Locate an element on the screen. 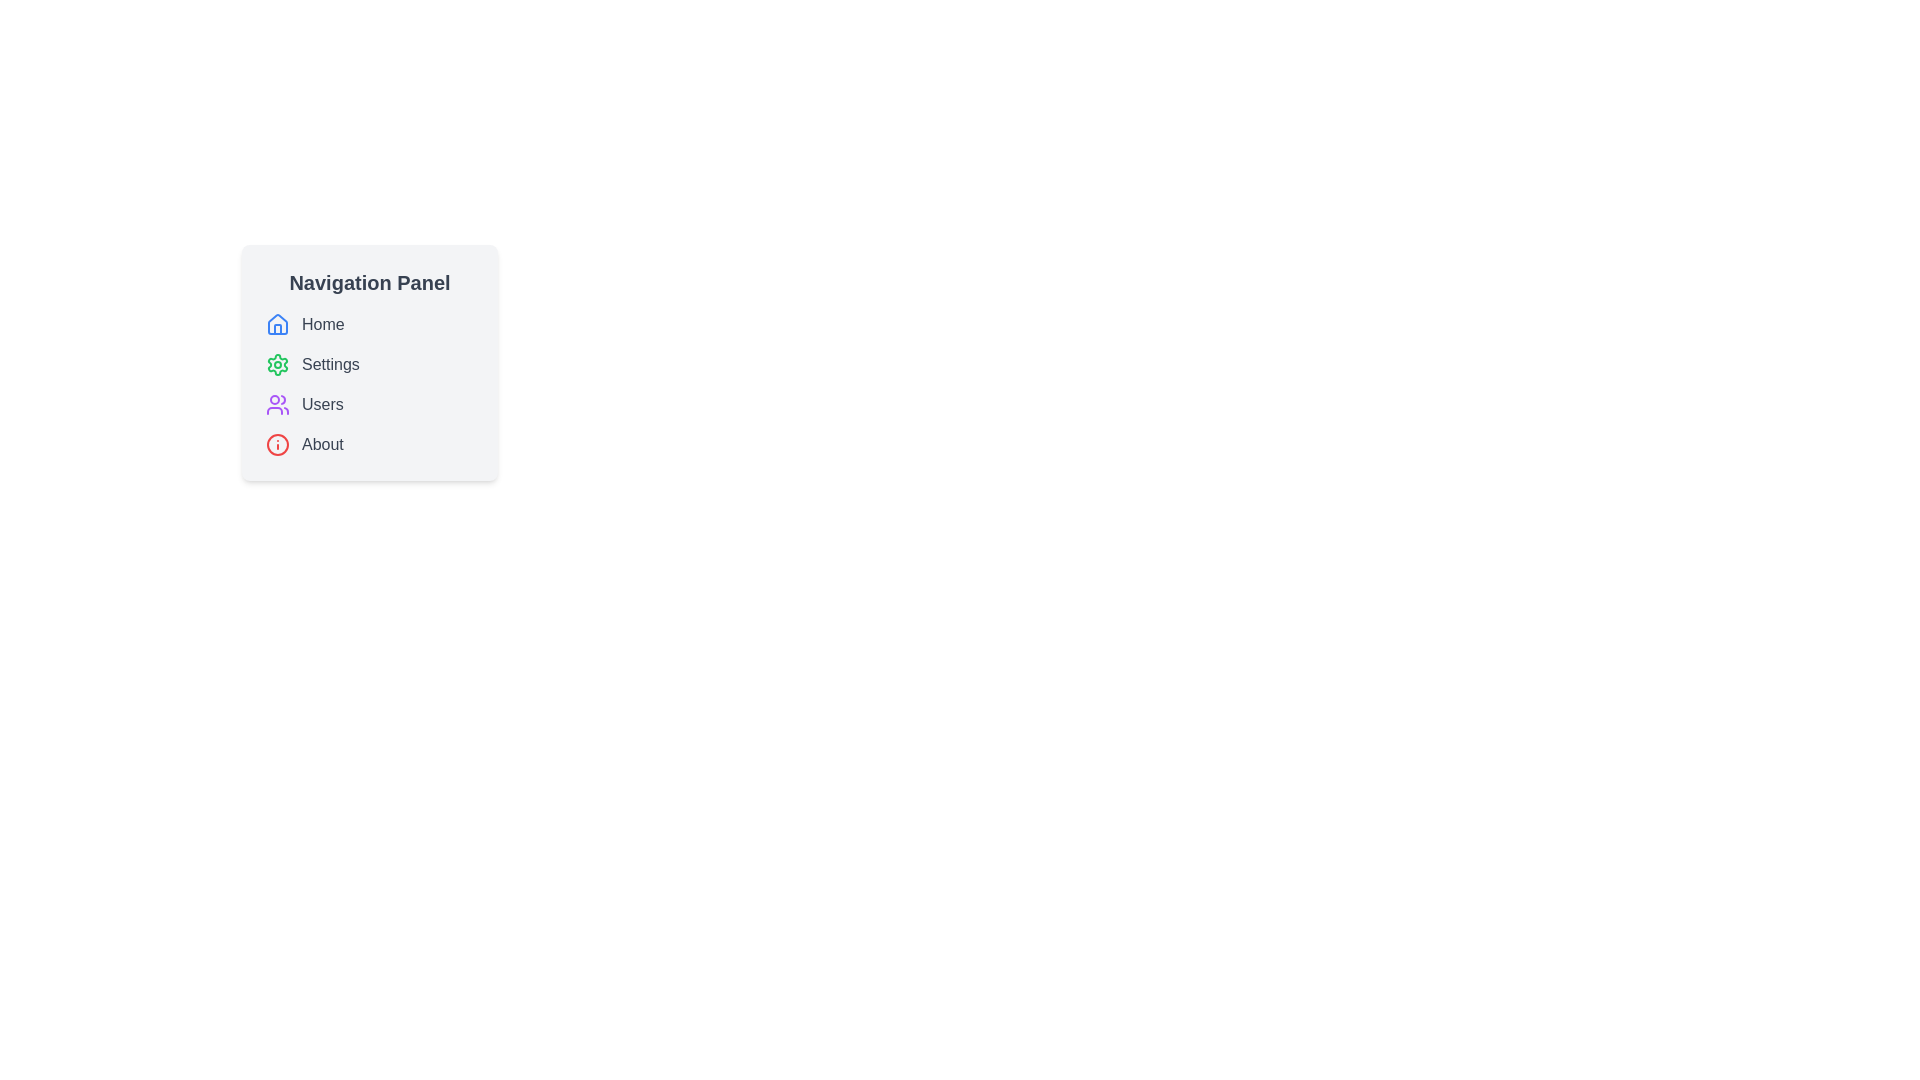 This screenshot has height=1080, width=1920. the gear icon representing settings functionality, located to the left of the 'Settings' label in the navigation panel is located at coordinates (277, 365).